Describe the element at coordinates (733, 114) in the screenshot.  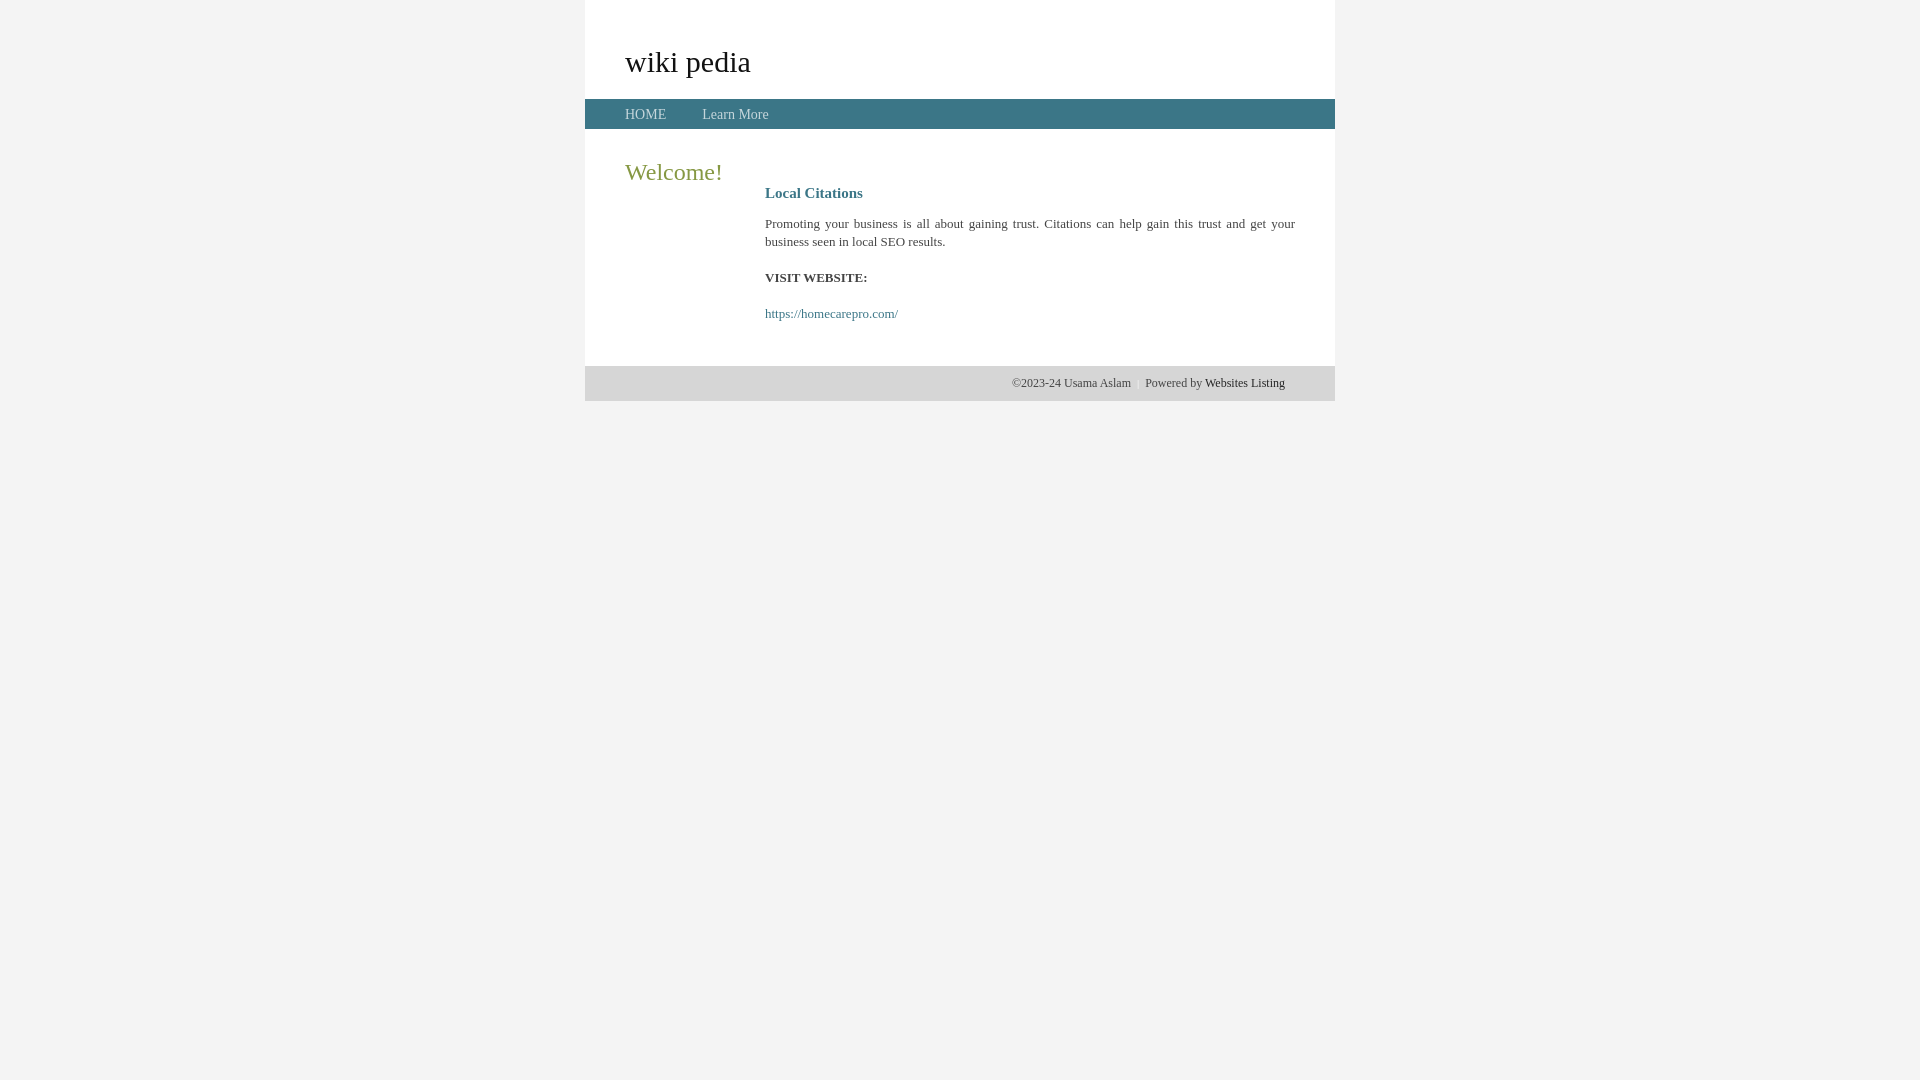
I see `'Learn More'` at that location.